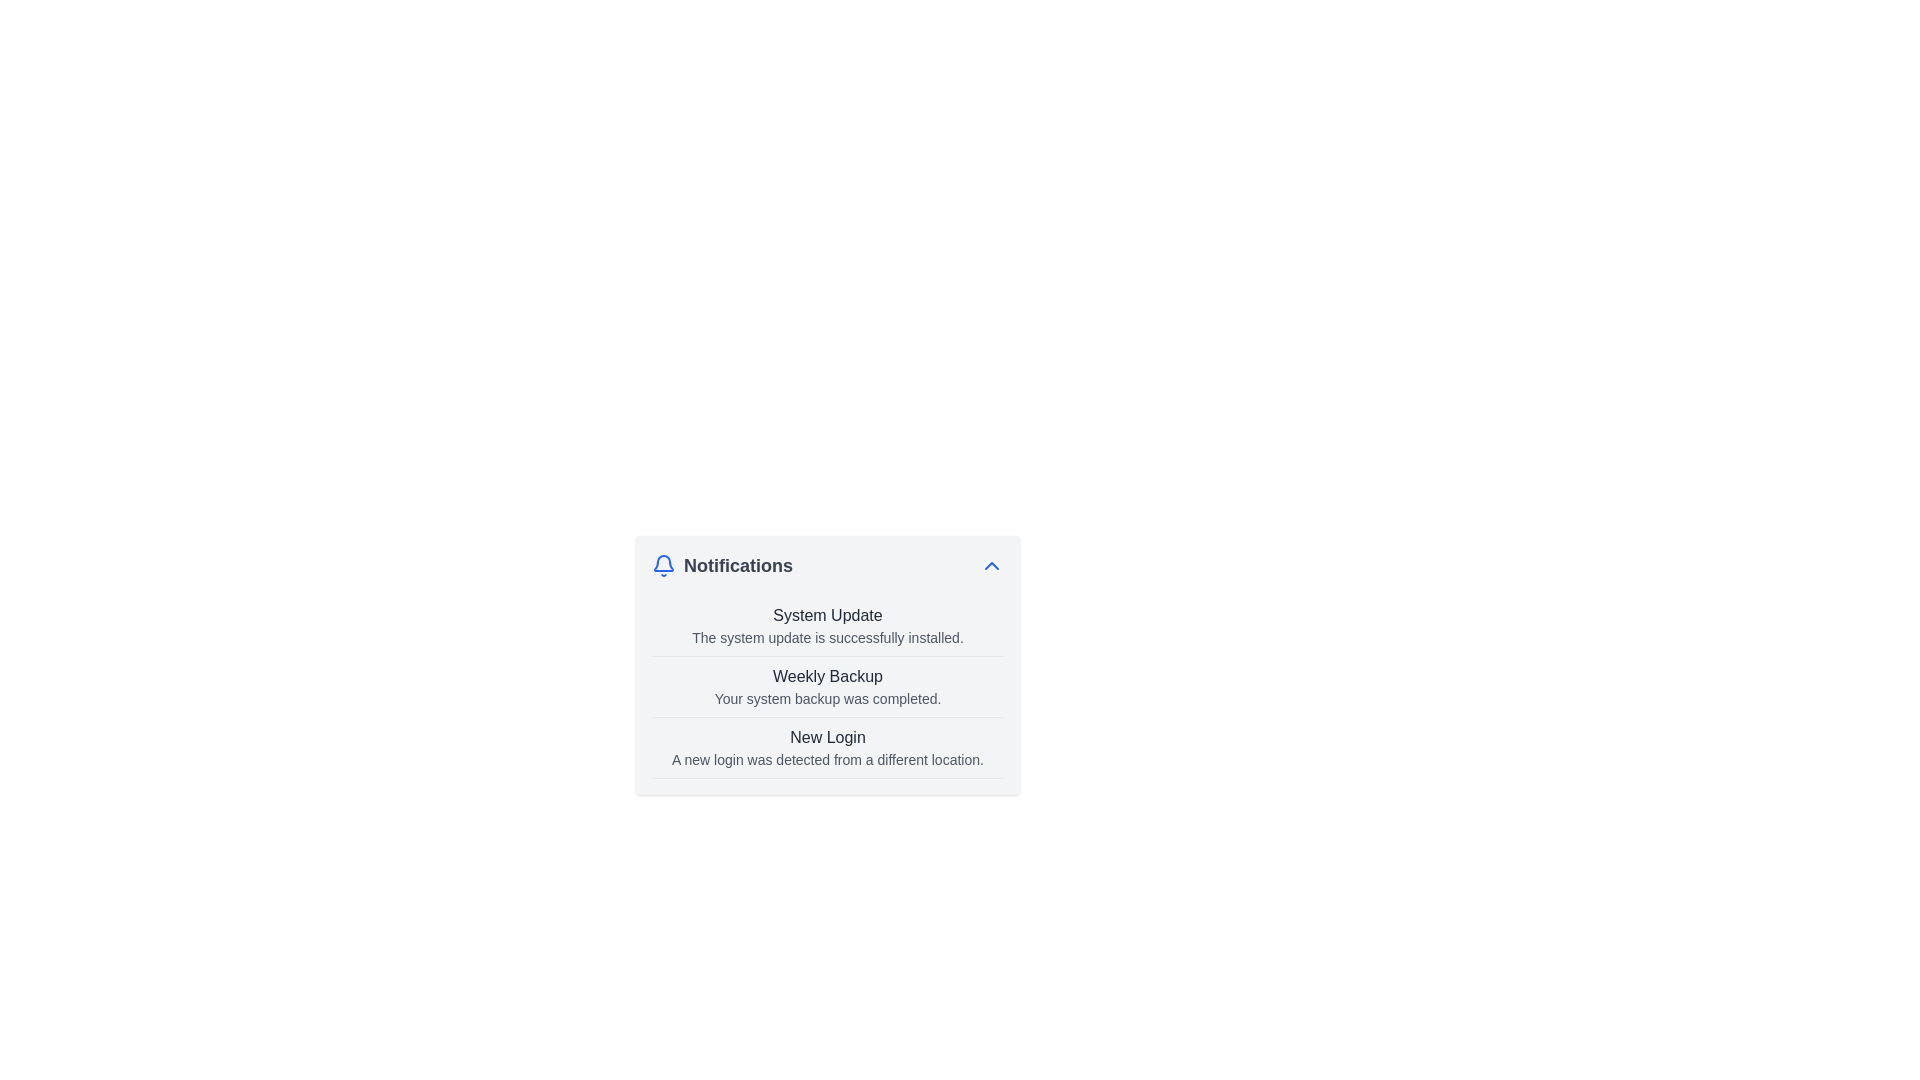 Image resolution: width=1920 pixels, height=1080 pixels. Describe the element at coordinates (828, 686) in the screenshot. I see `the title 'Weekly Backup'` at that location.